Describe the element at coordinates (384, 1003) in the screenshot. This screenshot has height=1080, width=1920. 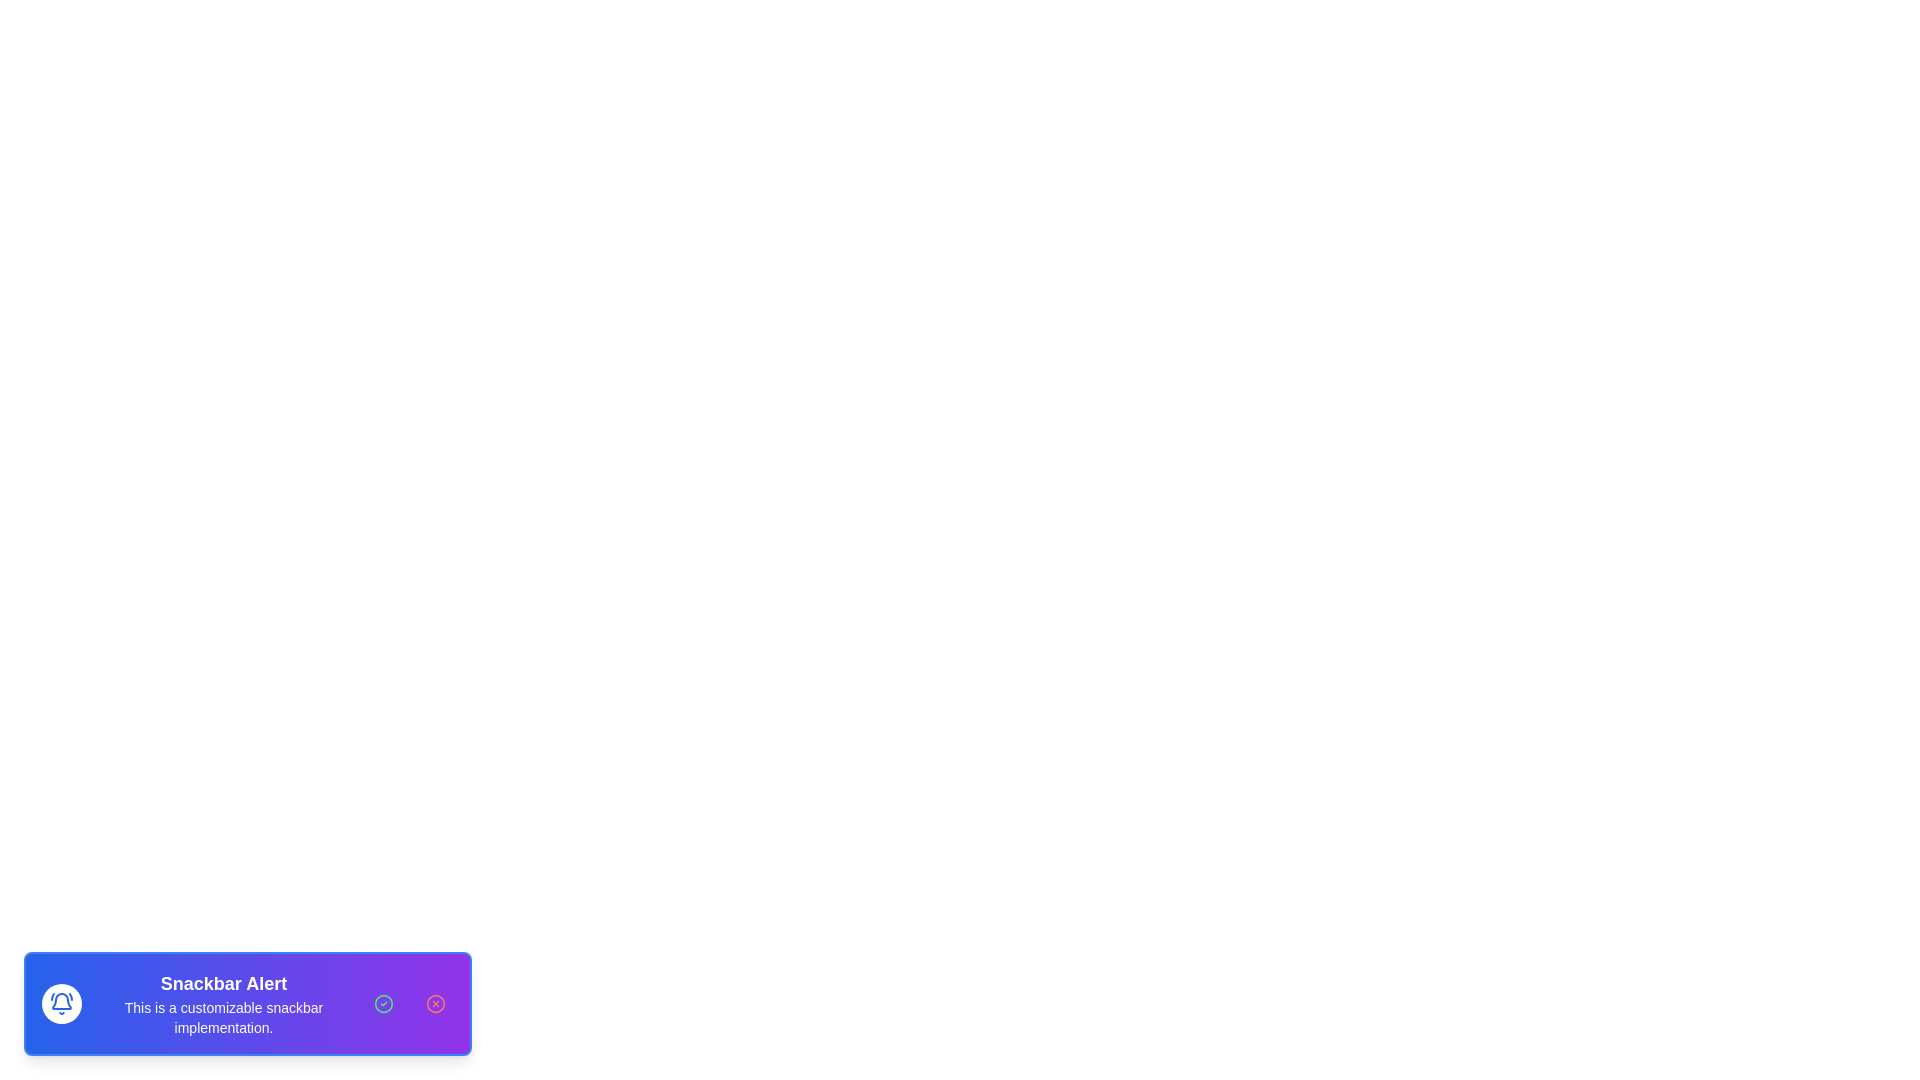
I see `the acknowledge button to trigger the acknowledgment action` at that location.